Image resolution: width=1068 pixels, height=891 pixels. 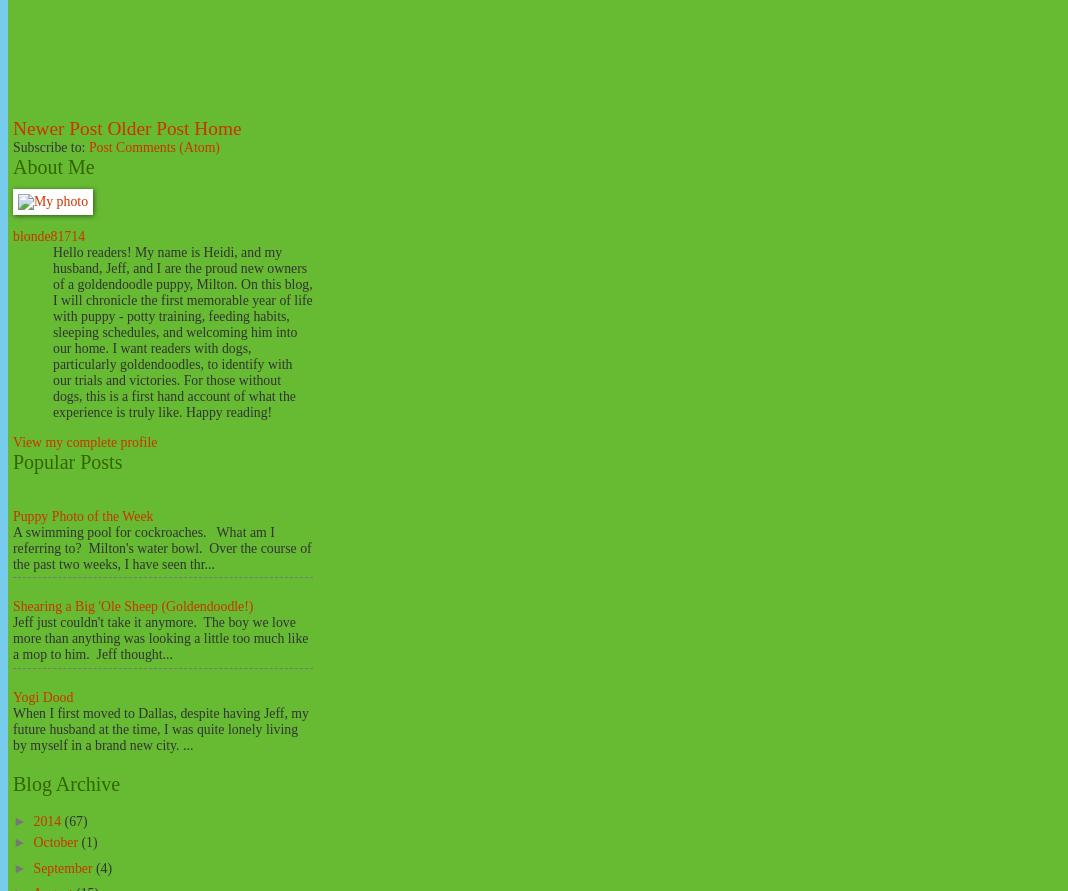 What do you see at coordinates (42, 695) in the screenshot?
I see `'Yogi Dood'` at bounding box center [42, 695].